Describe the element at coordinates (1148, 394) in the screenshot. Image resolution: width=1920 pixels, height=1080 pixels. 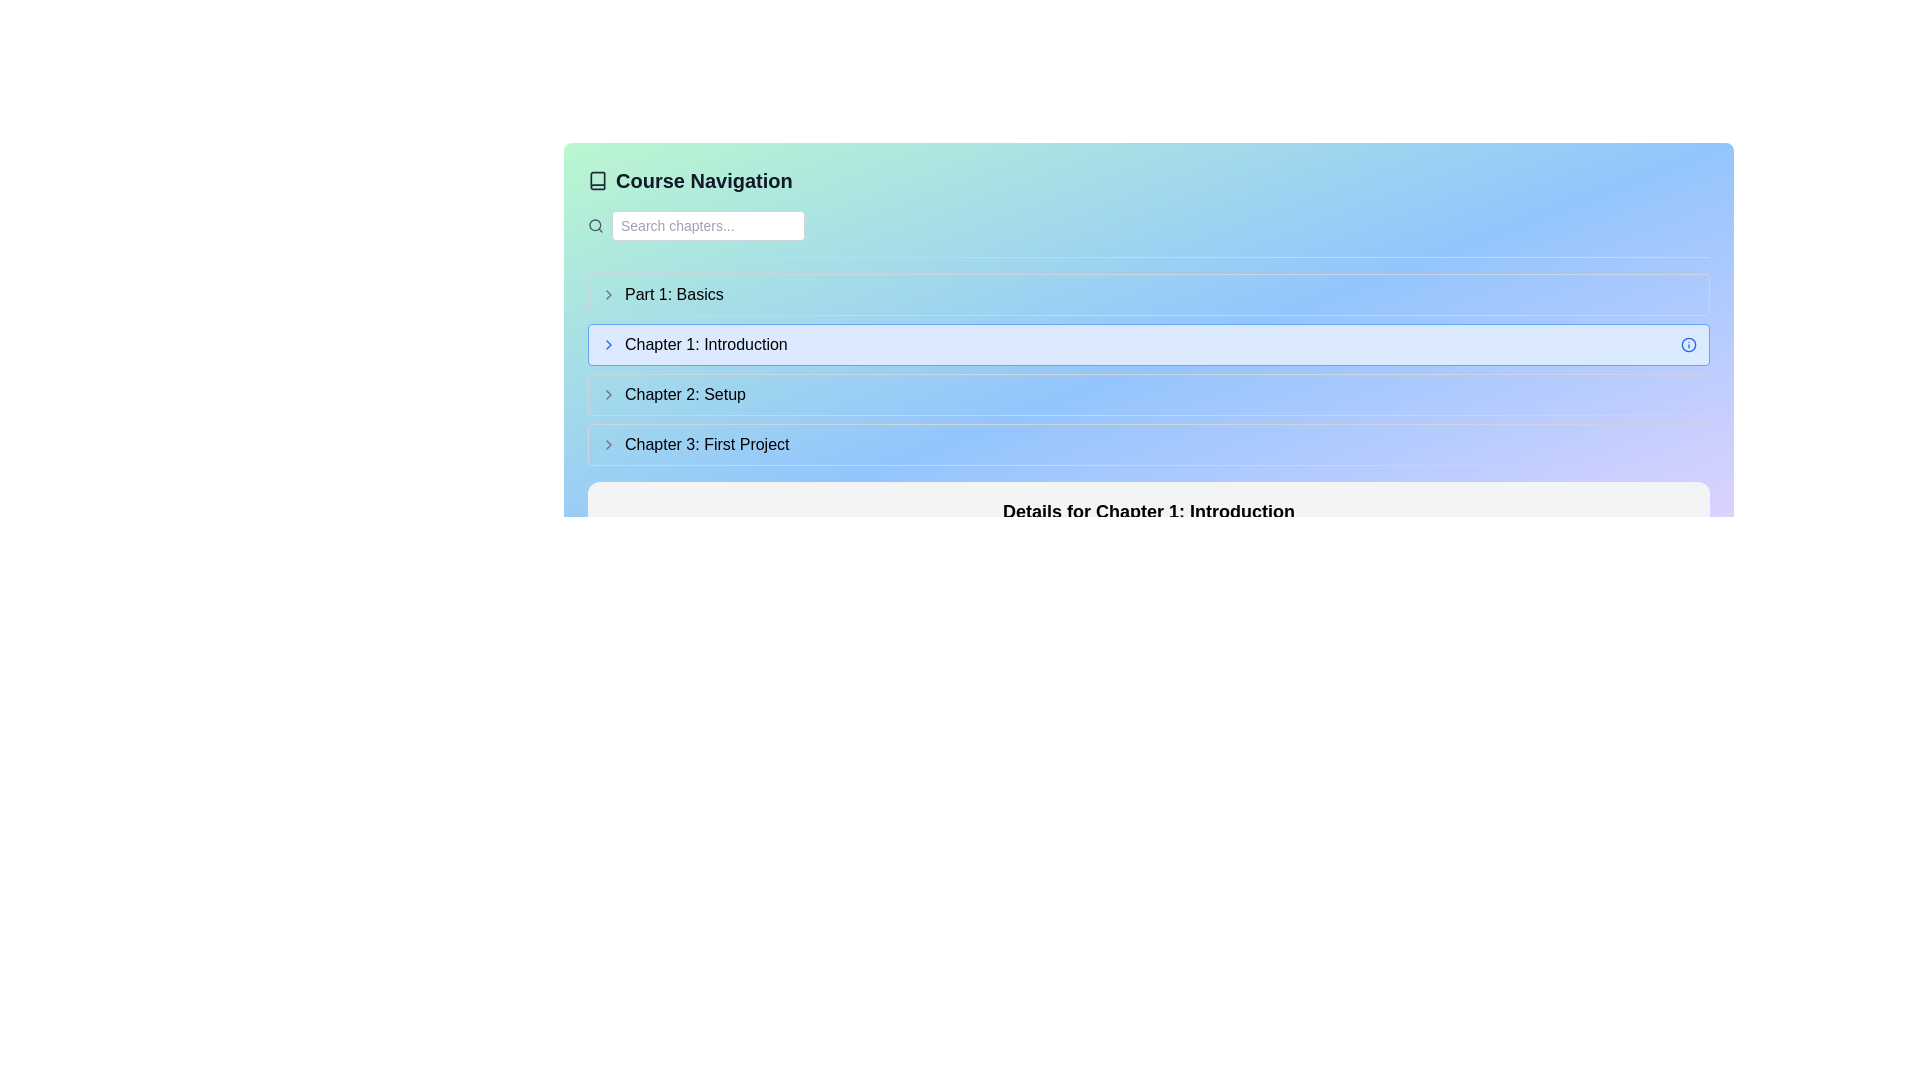
I see `the 'Chapter 2: Setup' navigation list item` at that location.